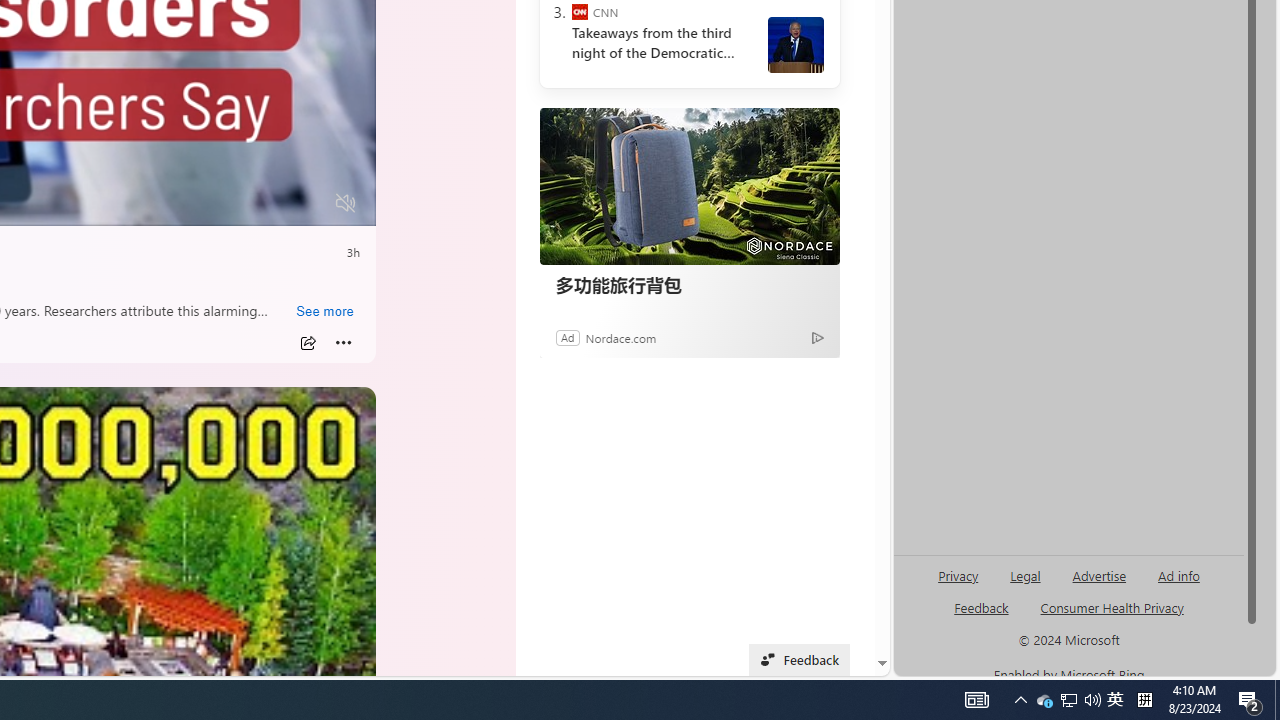  What do you see at coordinates (343, 342) in the screenshot?
I see `'More'` at bounding box center [343, 342].